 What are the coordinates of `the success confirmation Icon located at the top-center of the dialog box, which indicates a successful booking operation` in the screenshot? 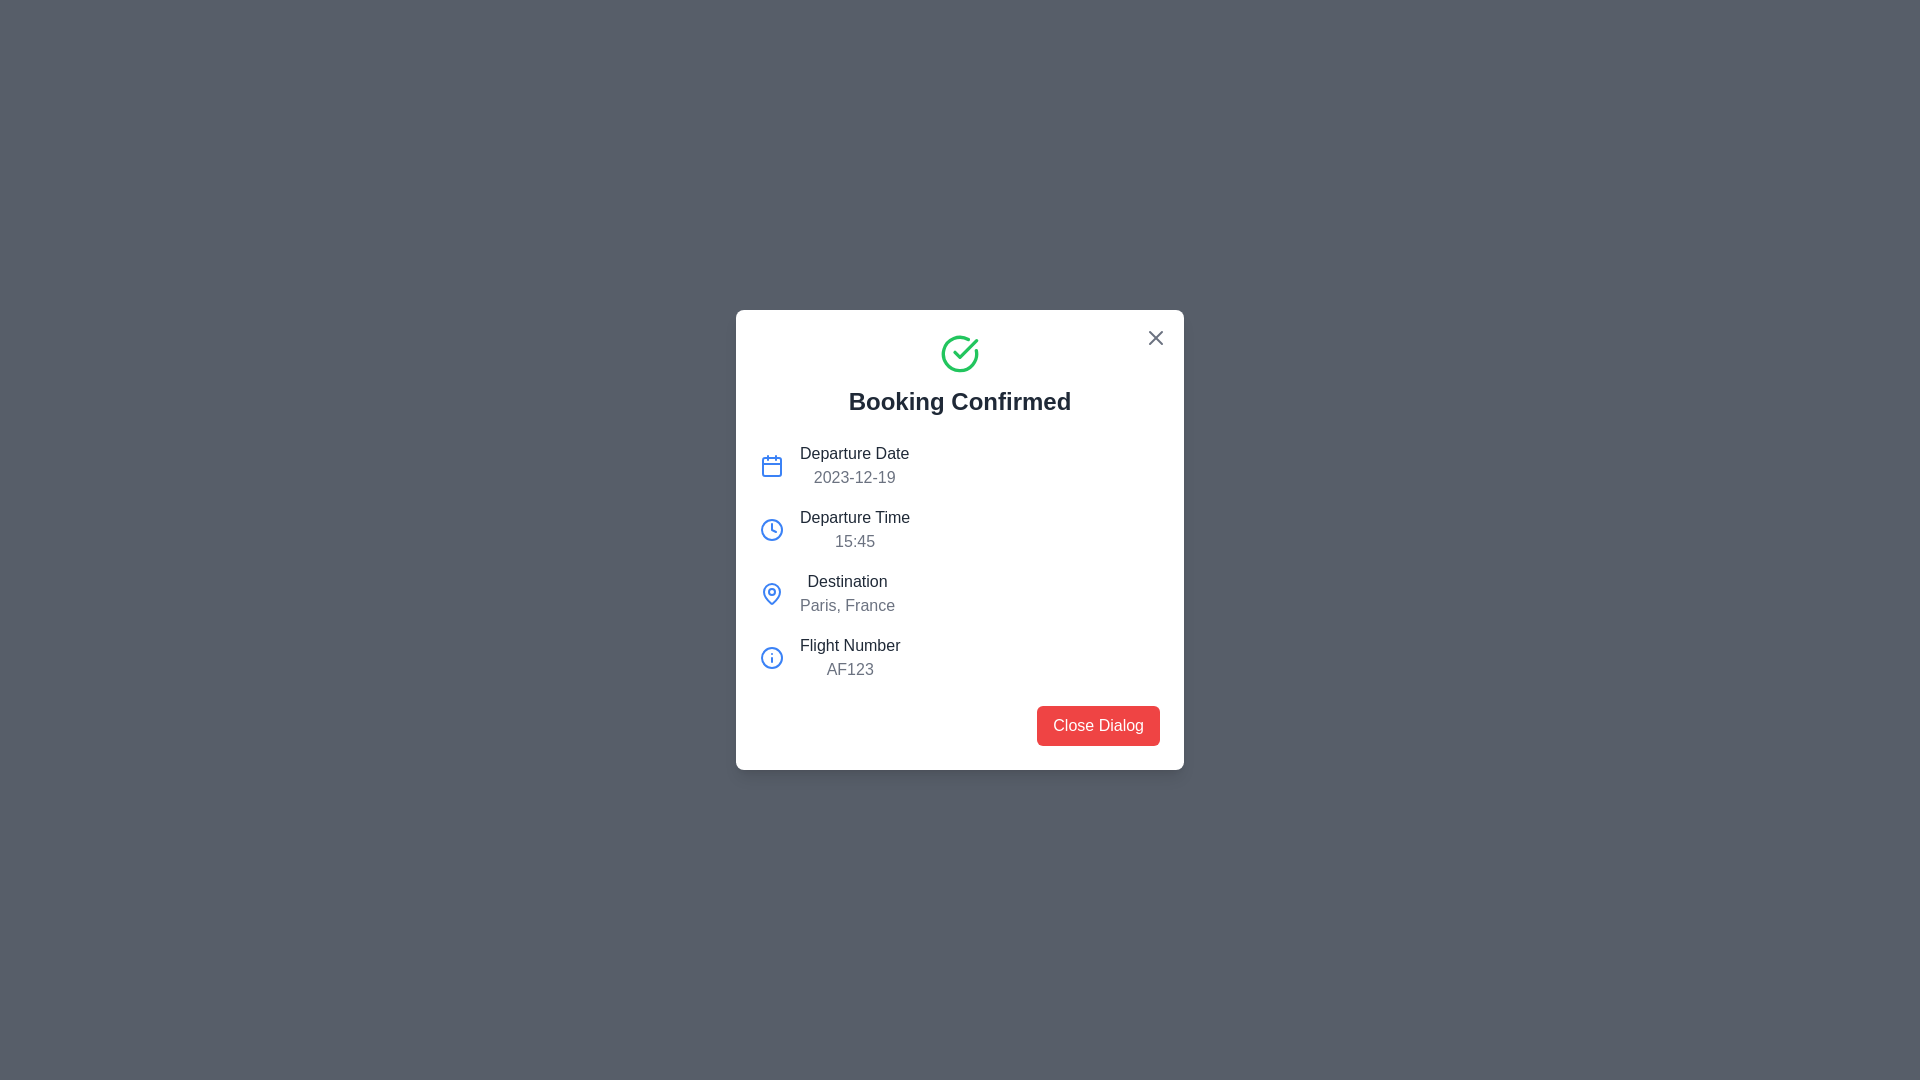 It's located at (960, 353).